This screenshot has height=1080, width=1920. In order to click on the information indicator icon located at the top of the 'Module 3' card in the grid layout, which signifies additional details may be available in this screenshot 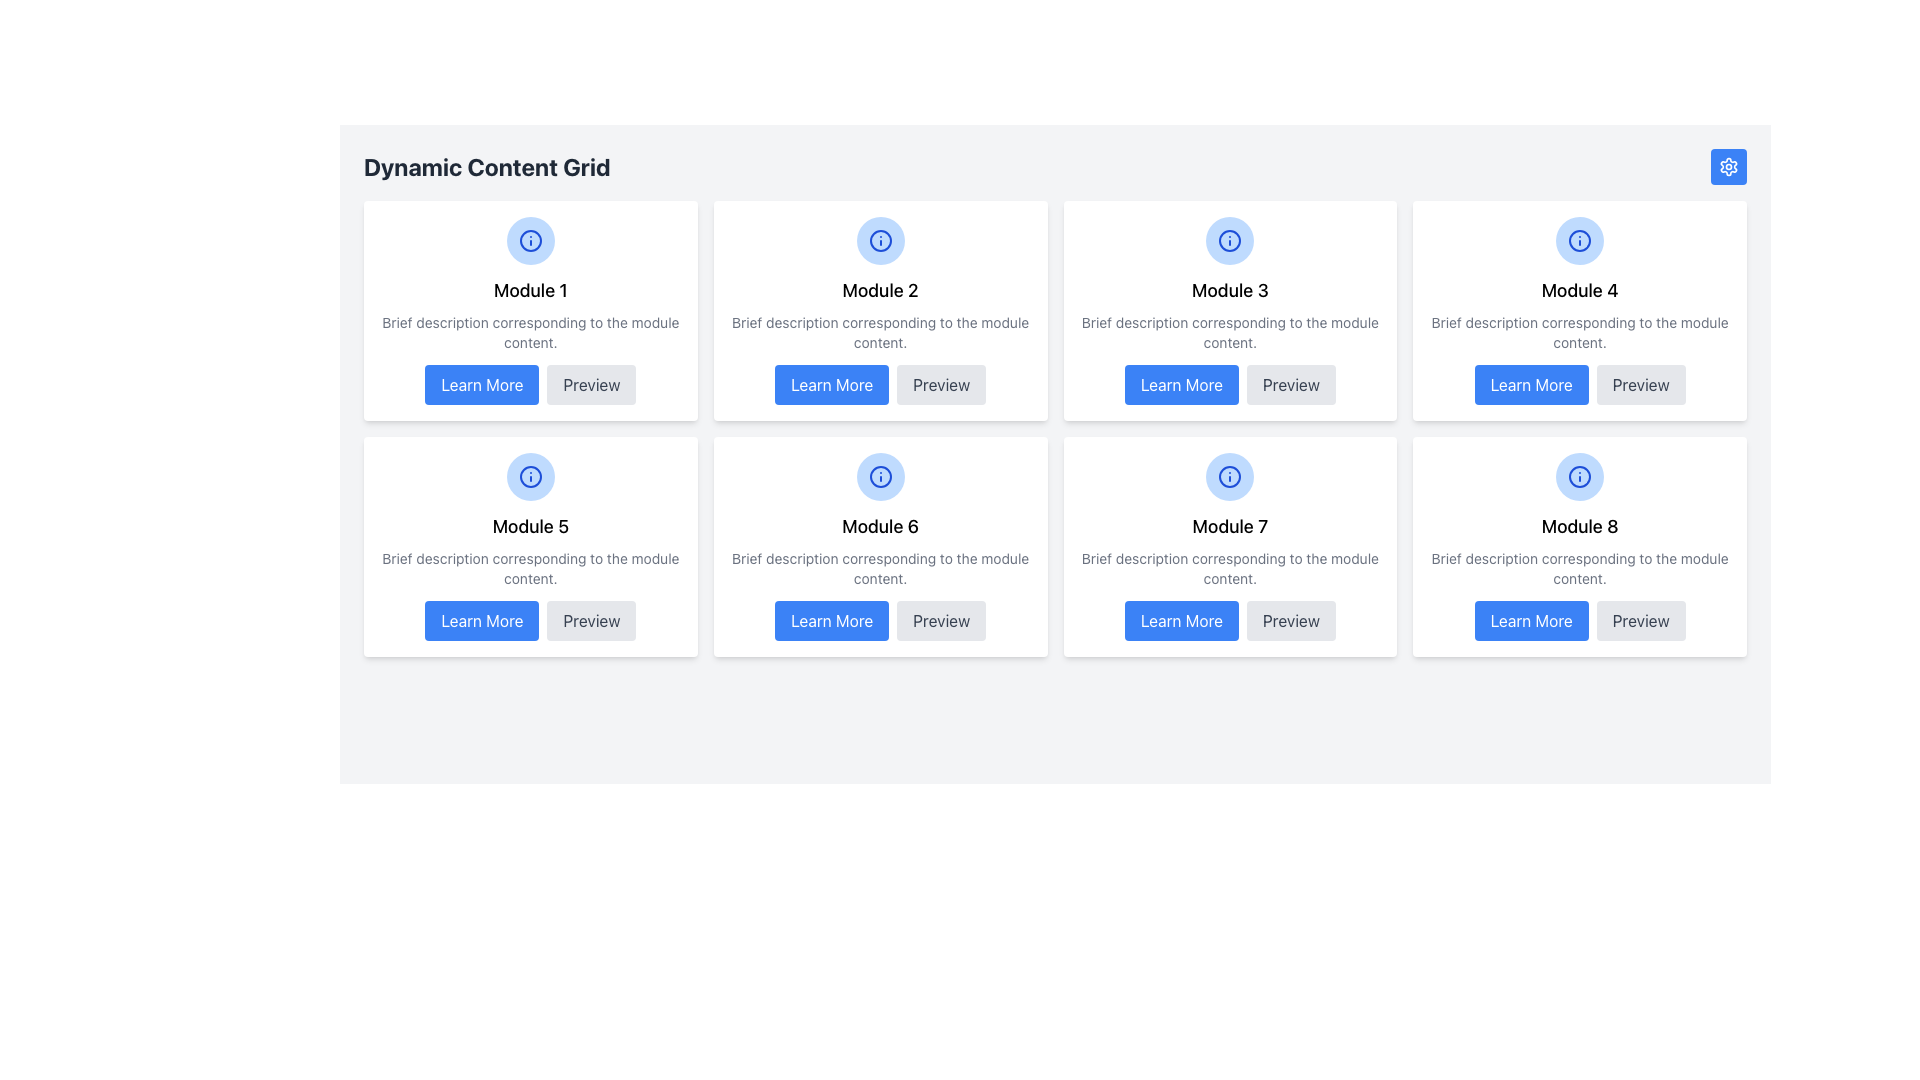, I will do `click(1229, 239)`.